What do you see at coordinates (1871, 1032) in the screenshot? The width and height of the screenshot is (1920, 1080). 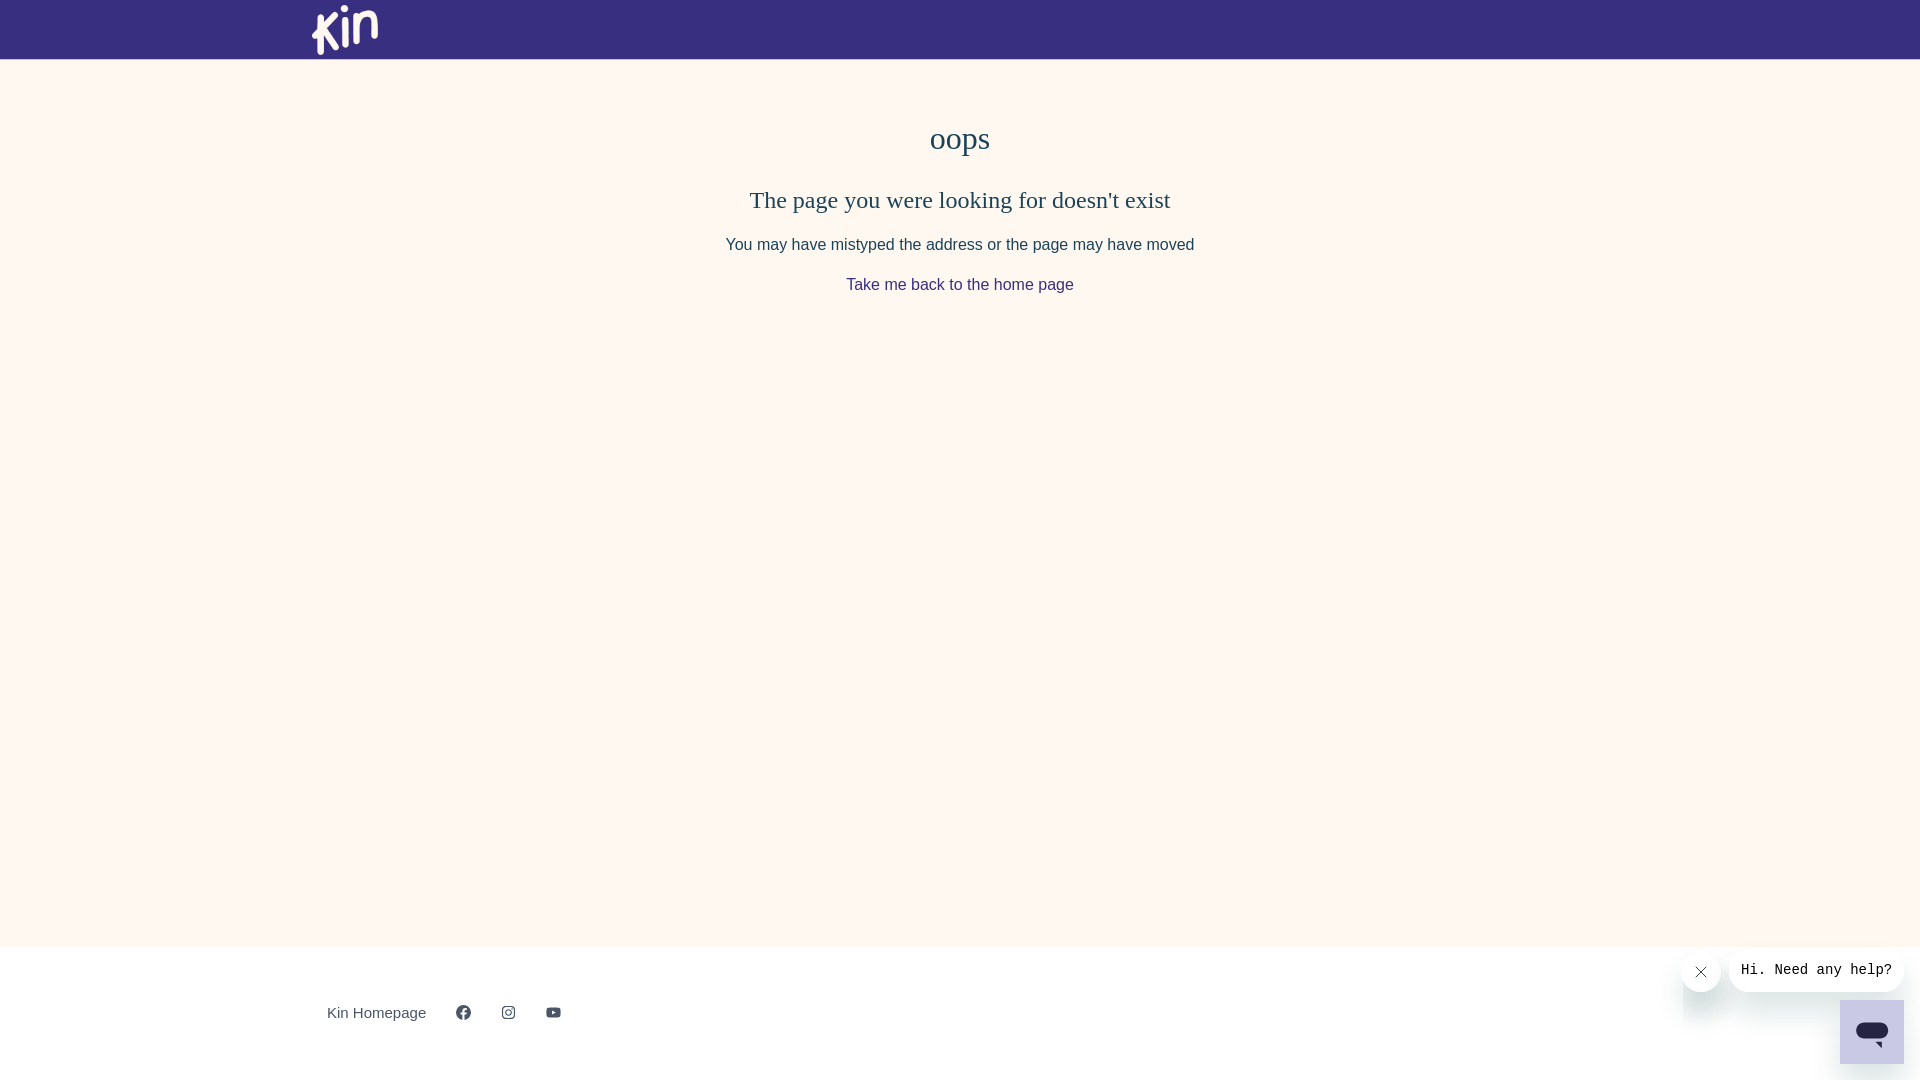 I see `'Button to launch messaging window'` at bounding box center [1871, 1032].